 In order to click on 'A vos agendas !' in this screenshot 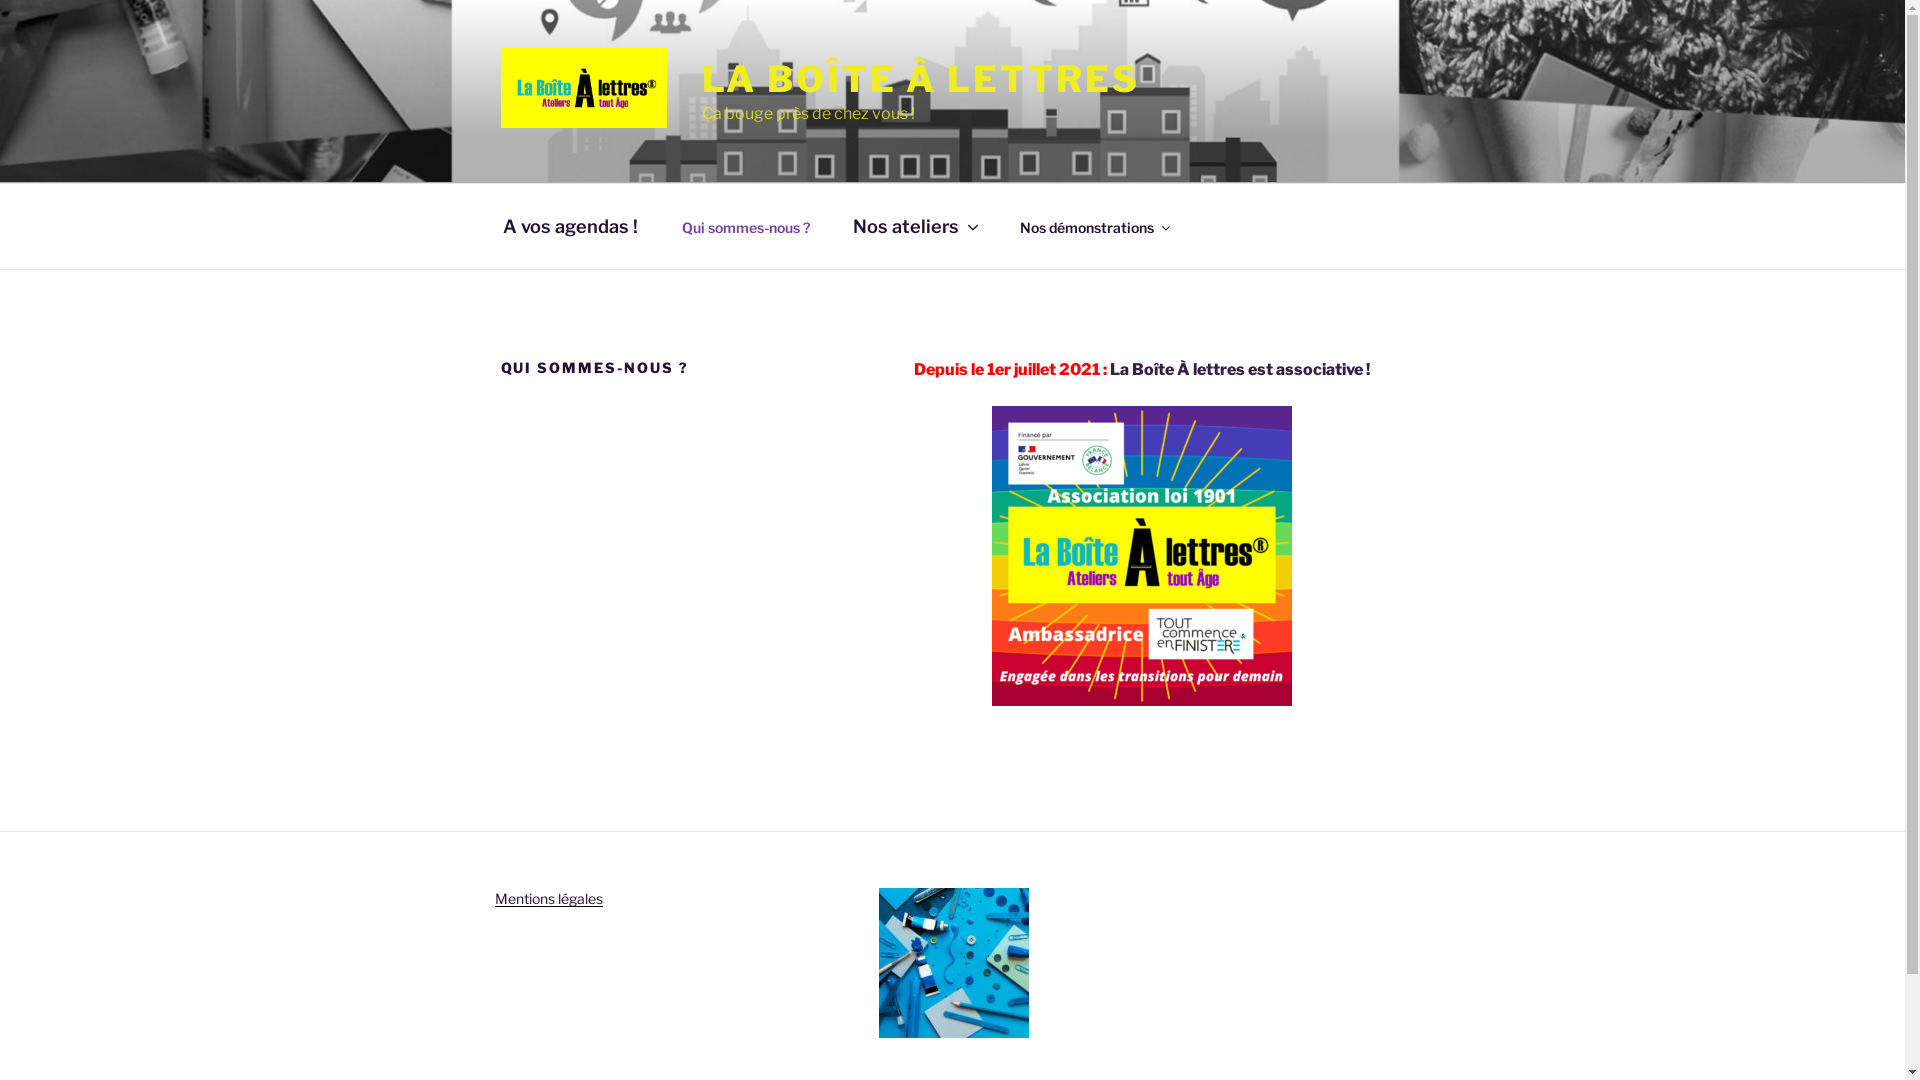, I will do `click(480, 225)`.